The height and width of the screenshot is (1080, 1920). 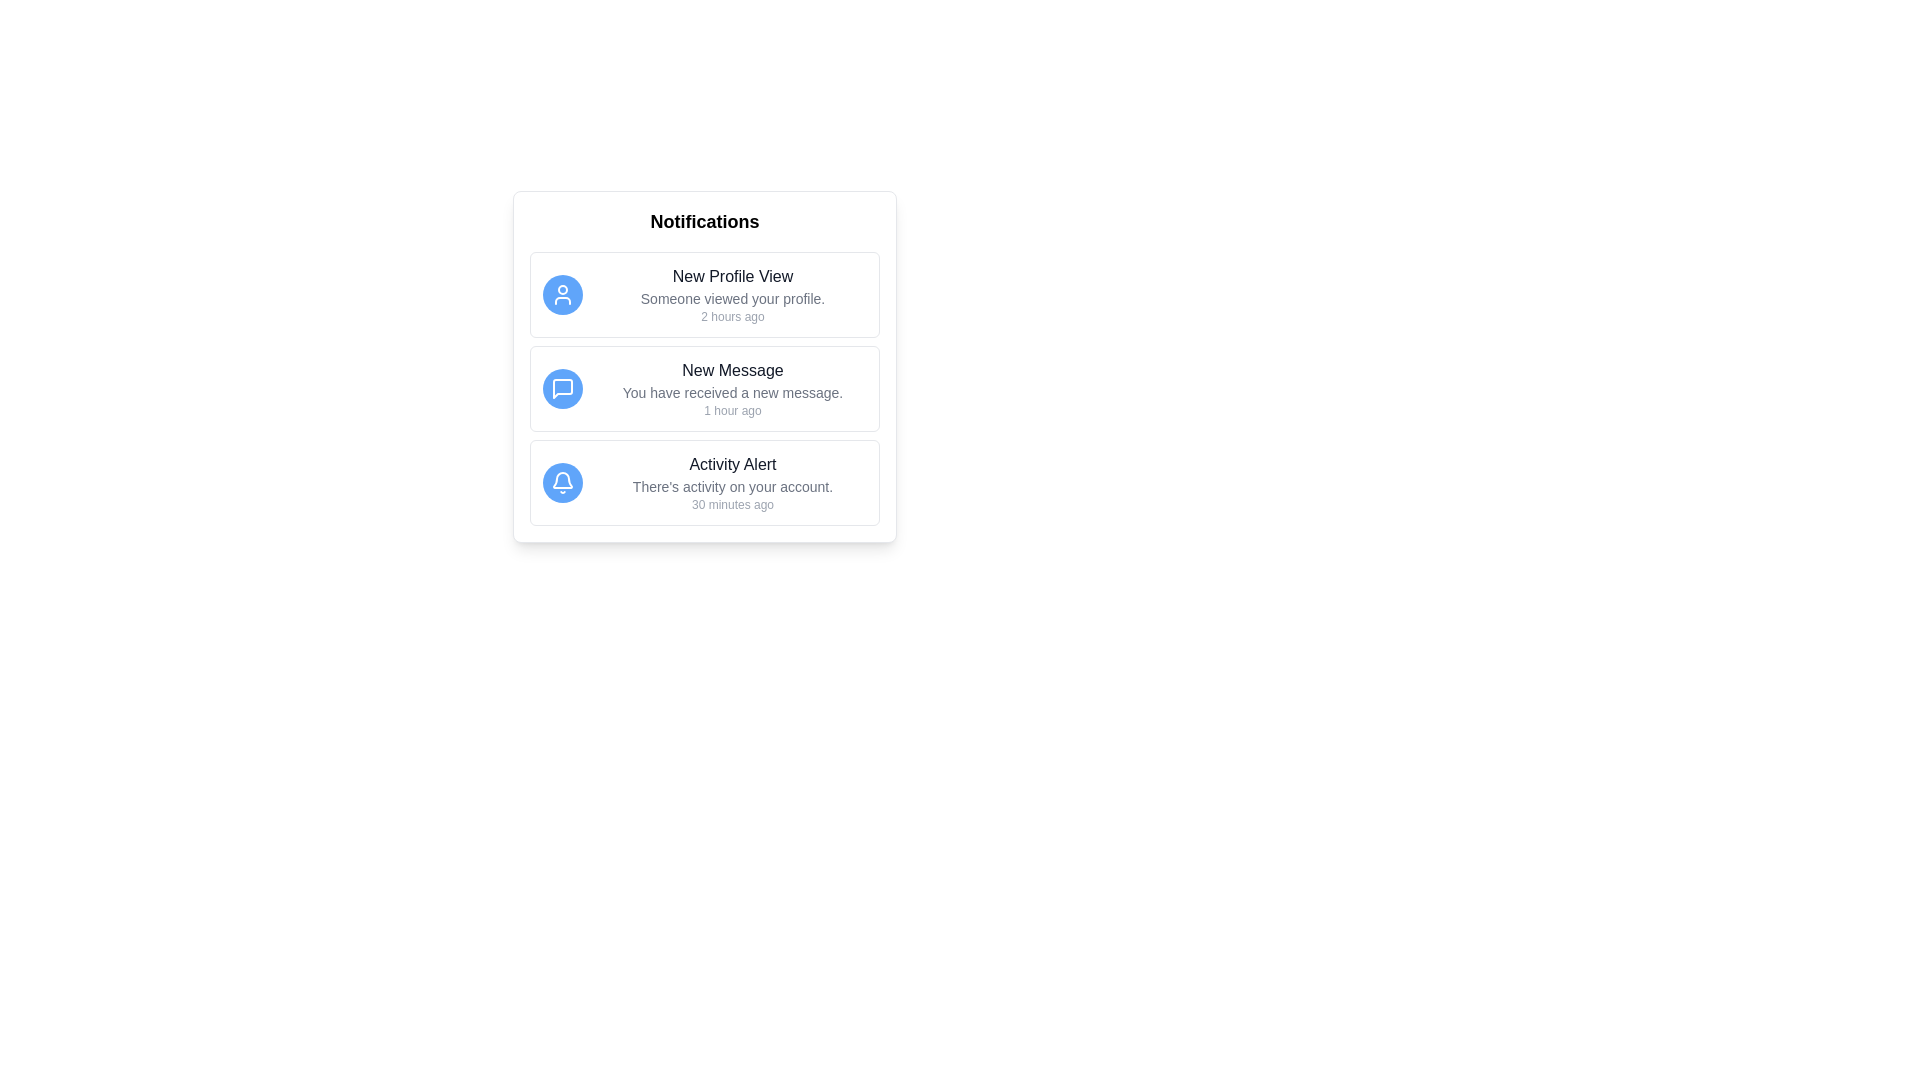 What do you see at coordinates (732, 277) in the screenshot?
I see `the first notification title in the 'Notifications' interface card, which summarizes the content of the notification` at bounding box center [732, 277].